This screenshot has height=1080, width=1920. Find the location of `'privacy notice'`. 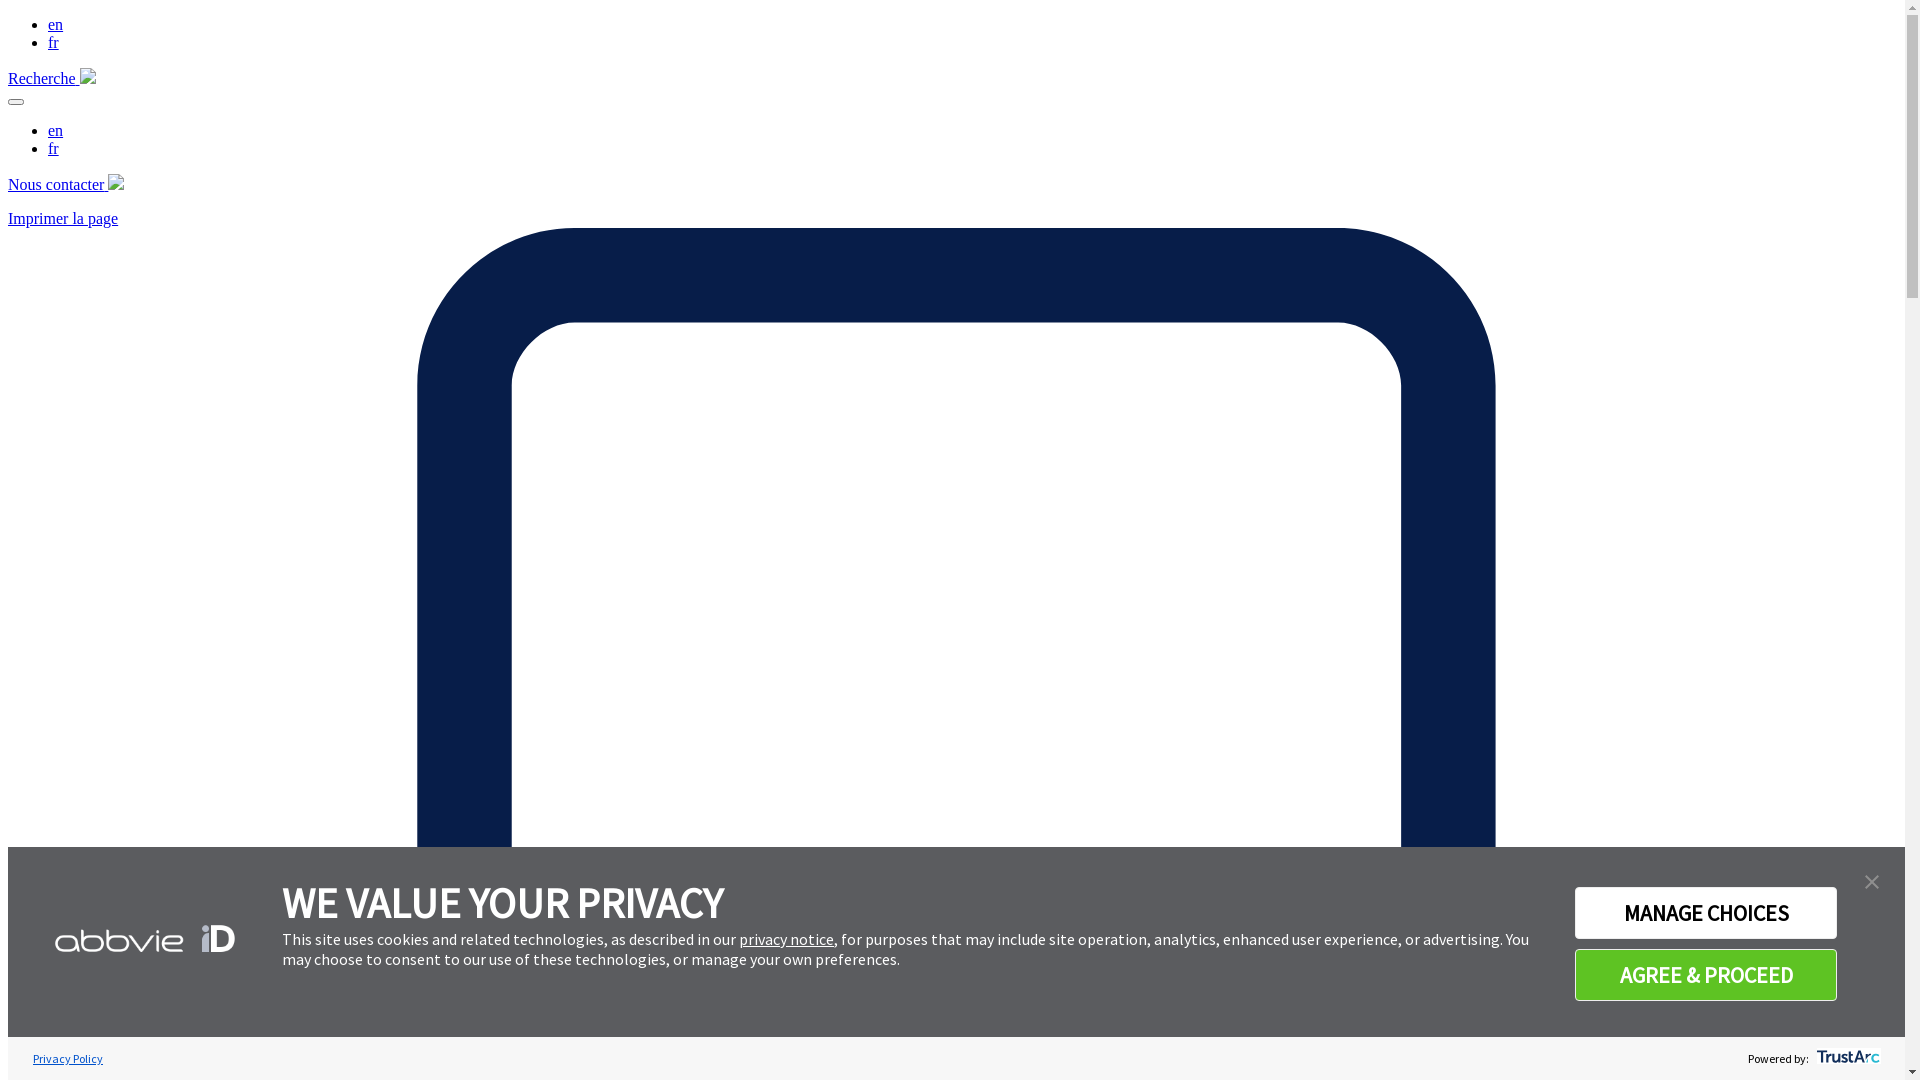

'privacy notice' is located at coordinates (738, 938).